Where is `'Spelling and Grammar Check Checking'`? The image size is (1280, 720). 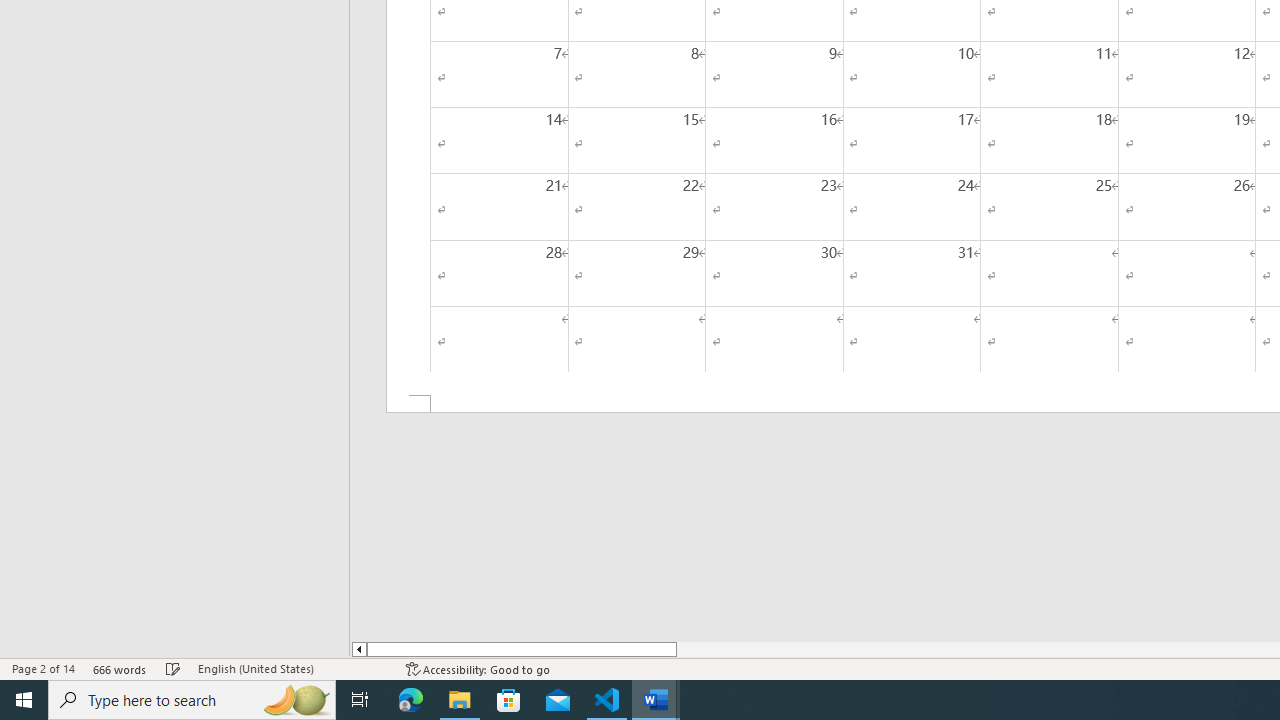
'Spelling and Grammar Check Checking' is located at coordinates (173, 669).